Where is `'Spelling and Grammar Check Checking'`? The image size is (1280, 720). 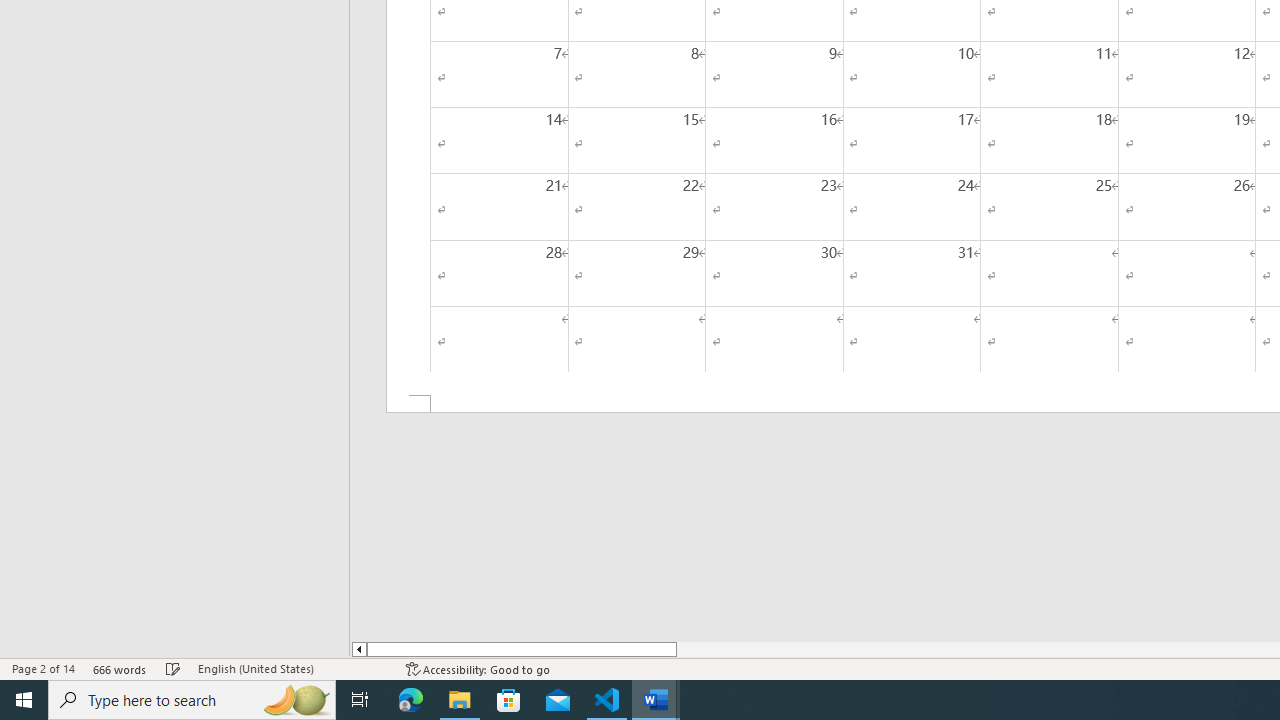
'Spelling and Grammar Check Checking' is located at coordinates (173, 669).